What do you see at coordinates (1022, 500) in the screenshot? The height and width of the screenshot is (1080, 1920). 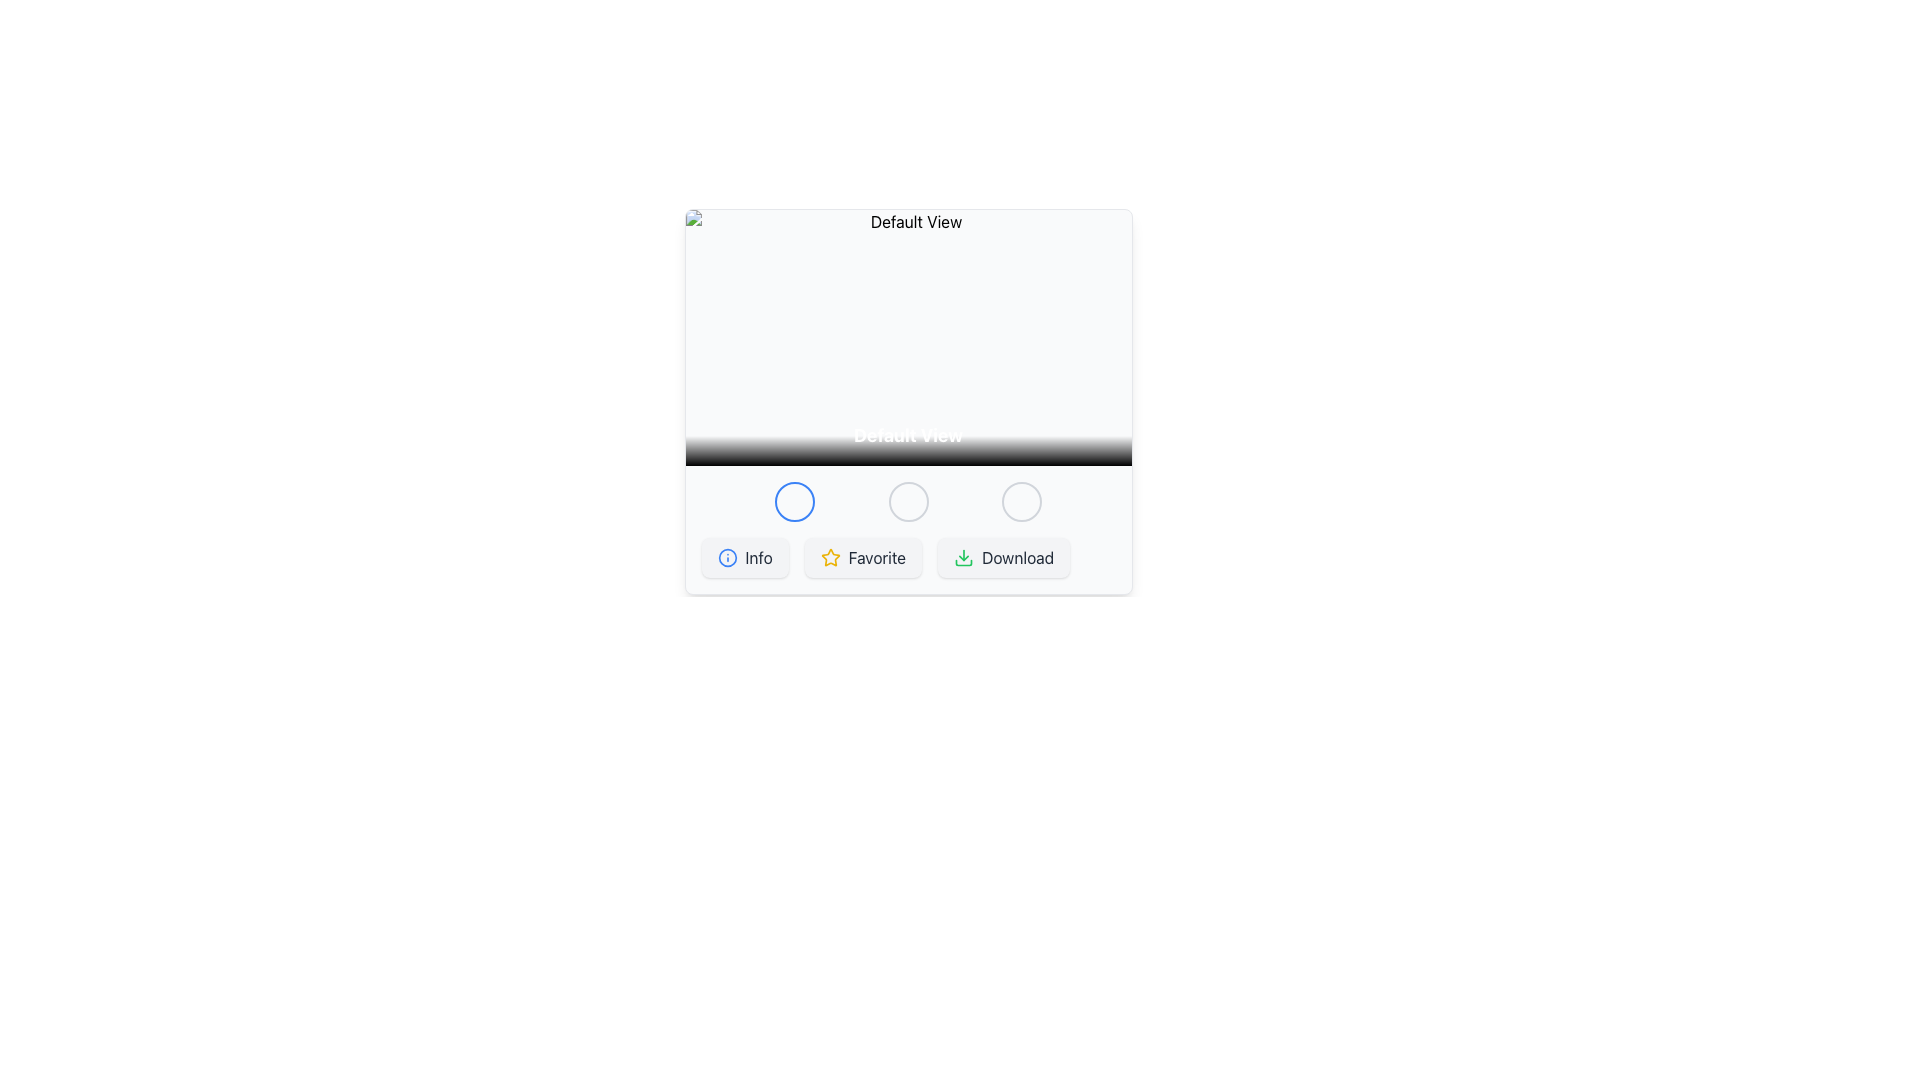 I see `the user profile image located as the third circular avatar in a row of three, positioned to the far right` at bounding box center [1022, 500].